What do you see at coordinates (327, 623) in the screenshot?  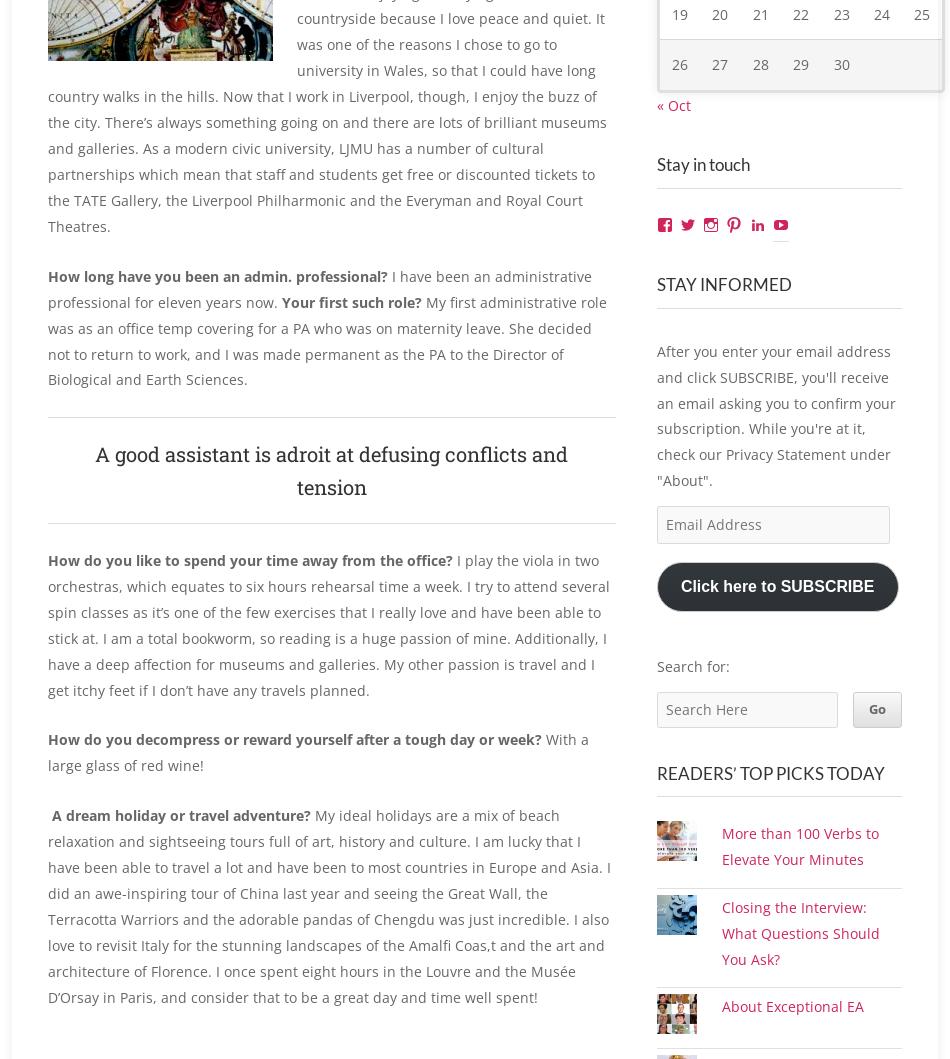 I see `'I play the viola in two orchestras, which equates to six hours rehearsal time a week. I try to attend several spin classes as it’s one of the few exercises that I really love and have been able to stick at. I am a total bookworm, so reading is a huge passion of mine. Additionally, I have a deep affection for museums and galleries. My other passion is travel and I get itchy feet if I don’t have any travels planned.'` at bounding box center [327, 623].